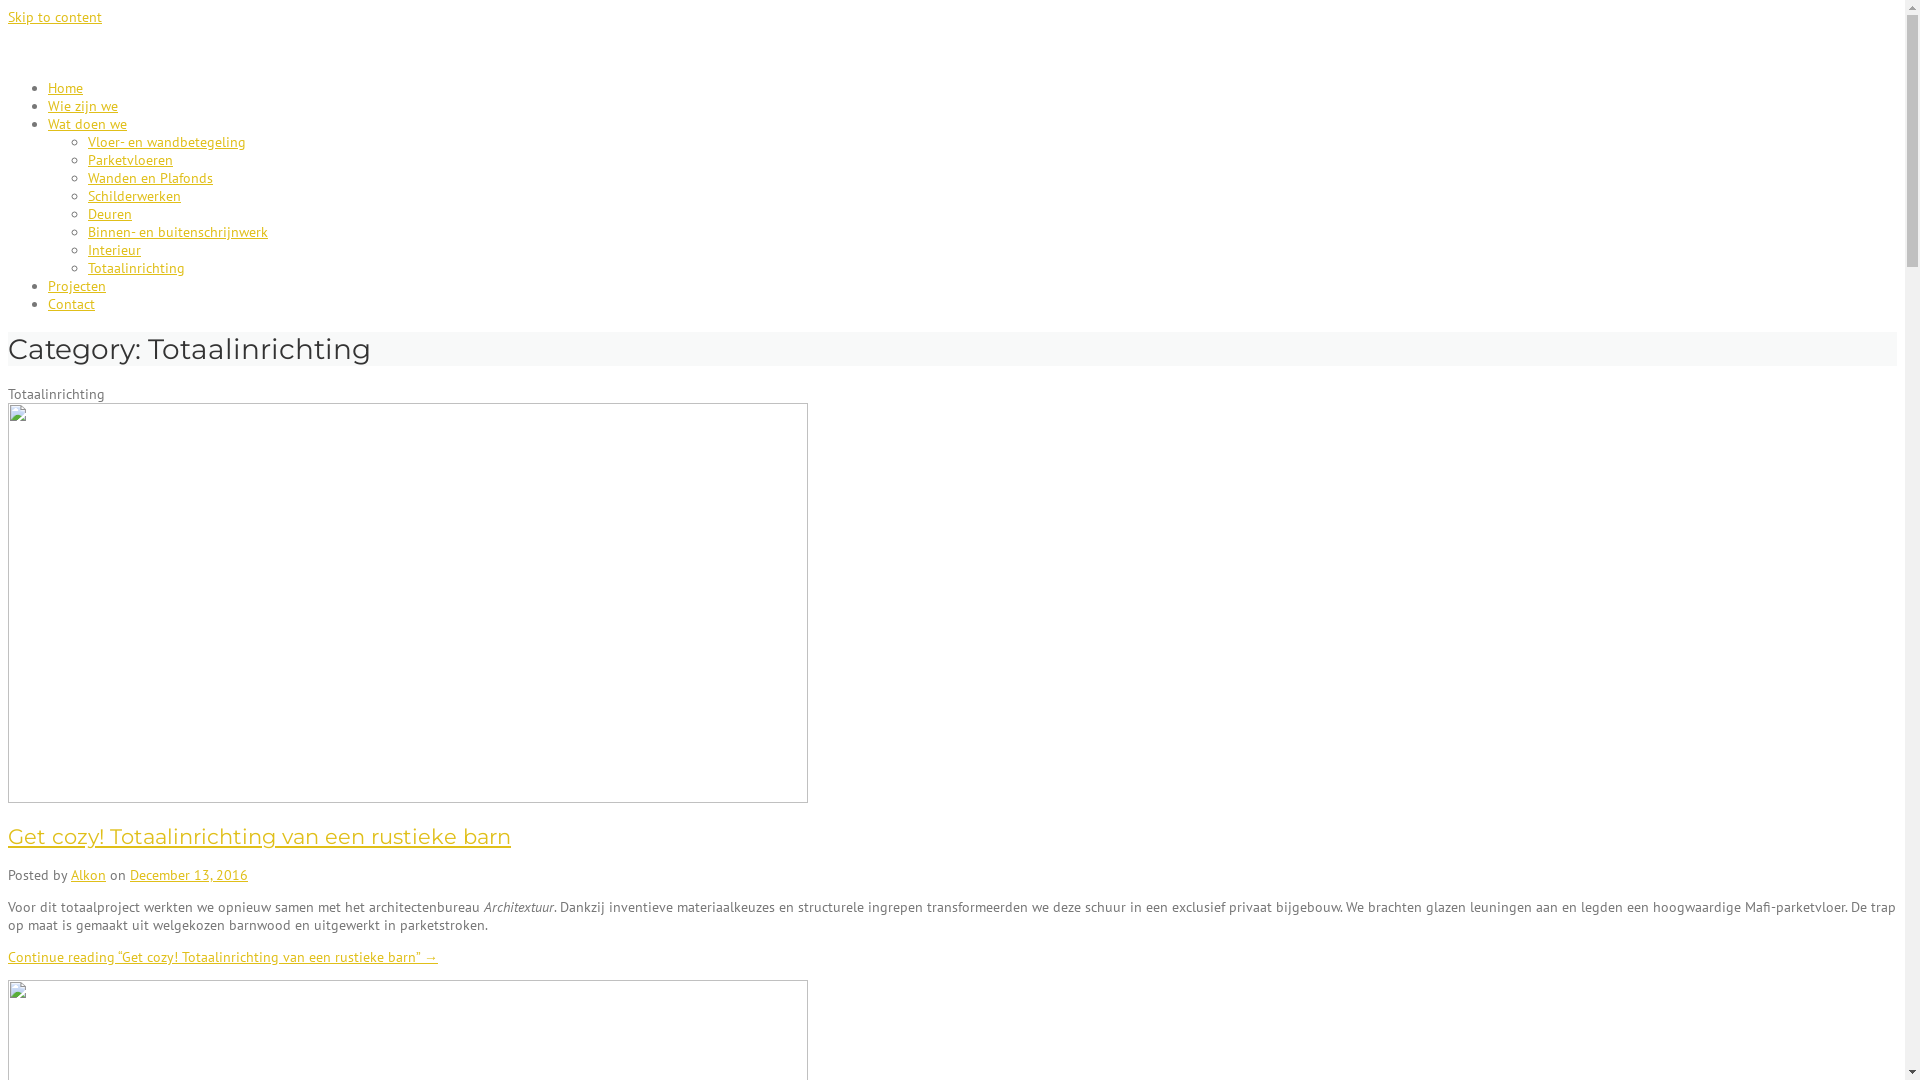 This screenshot has height=1080, width=1920. What do you see at coordinates (86, 141) in the screenshot?
I see `'Vloer- en wandbetegeling'` at bounding box center [86, 141].